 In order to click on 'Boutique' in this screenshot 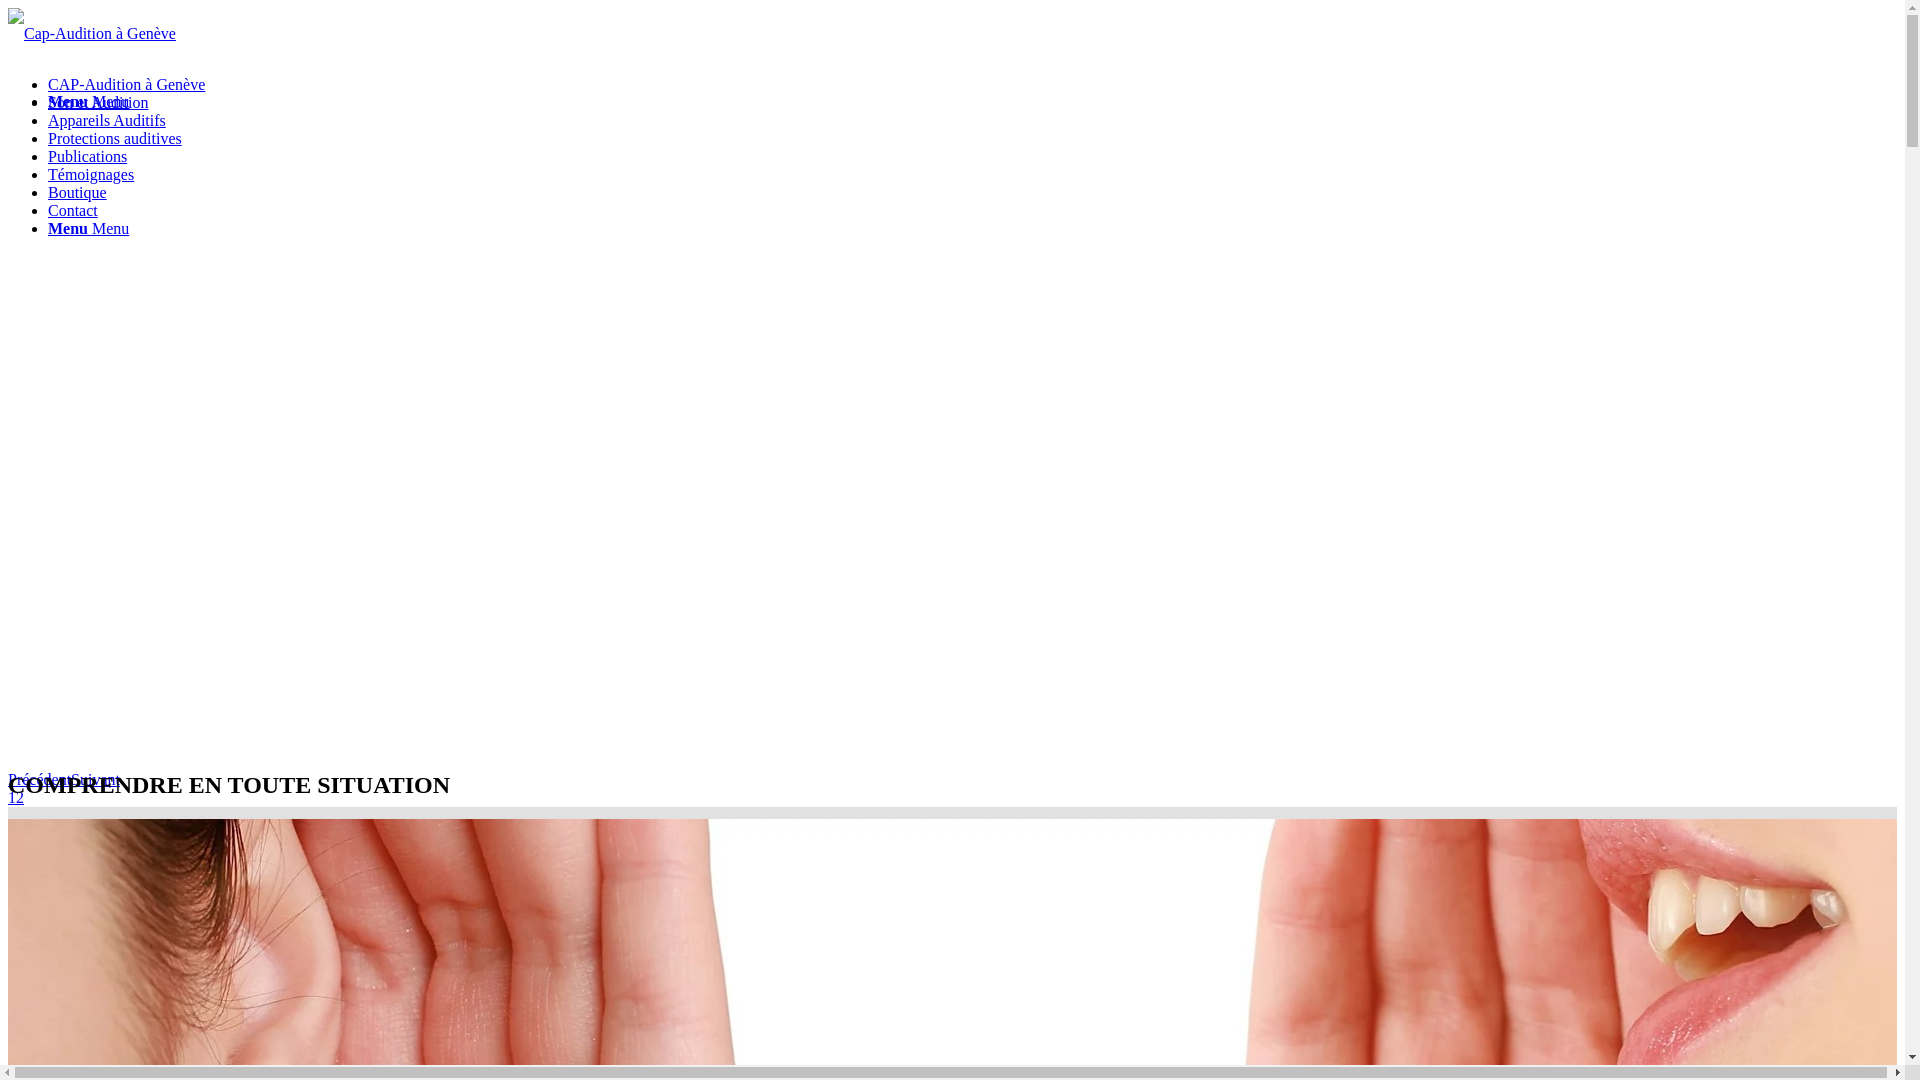, I will do `click(77, 192)`.